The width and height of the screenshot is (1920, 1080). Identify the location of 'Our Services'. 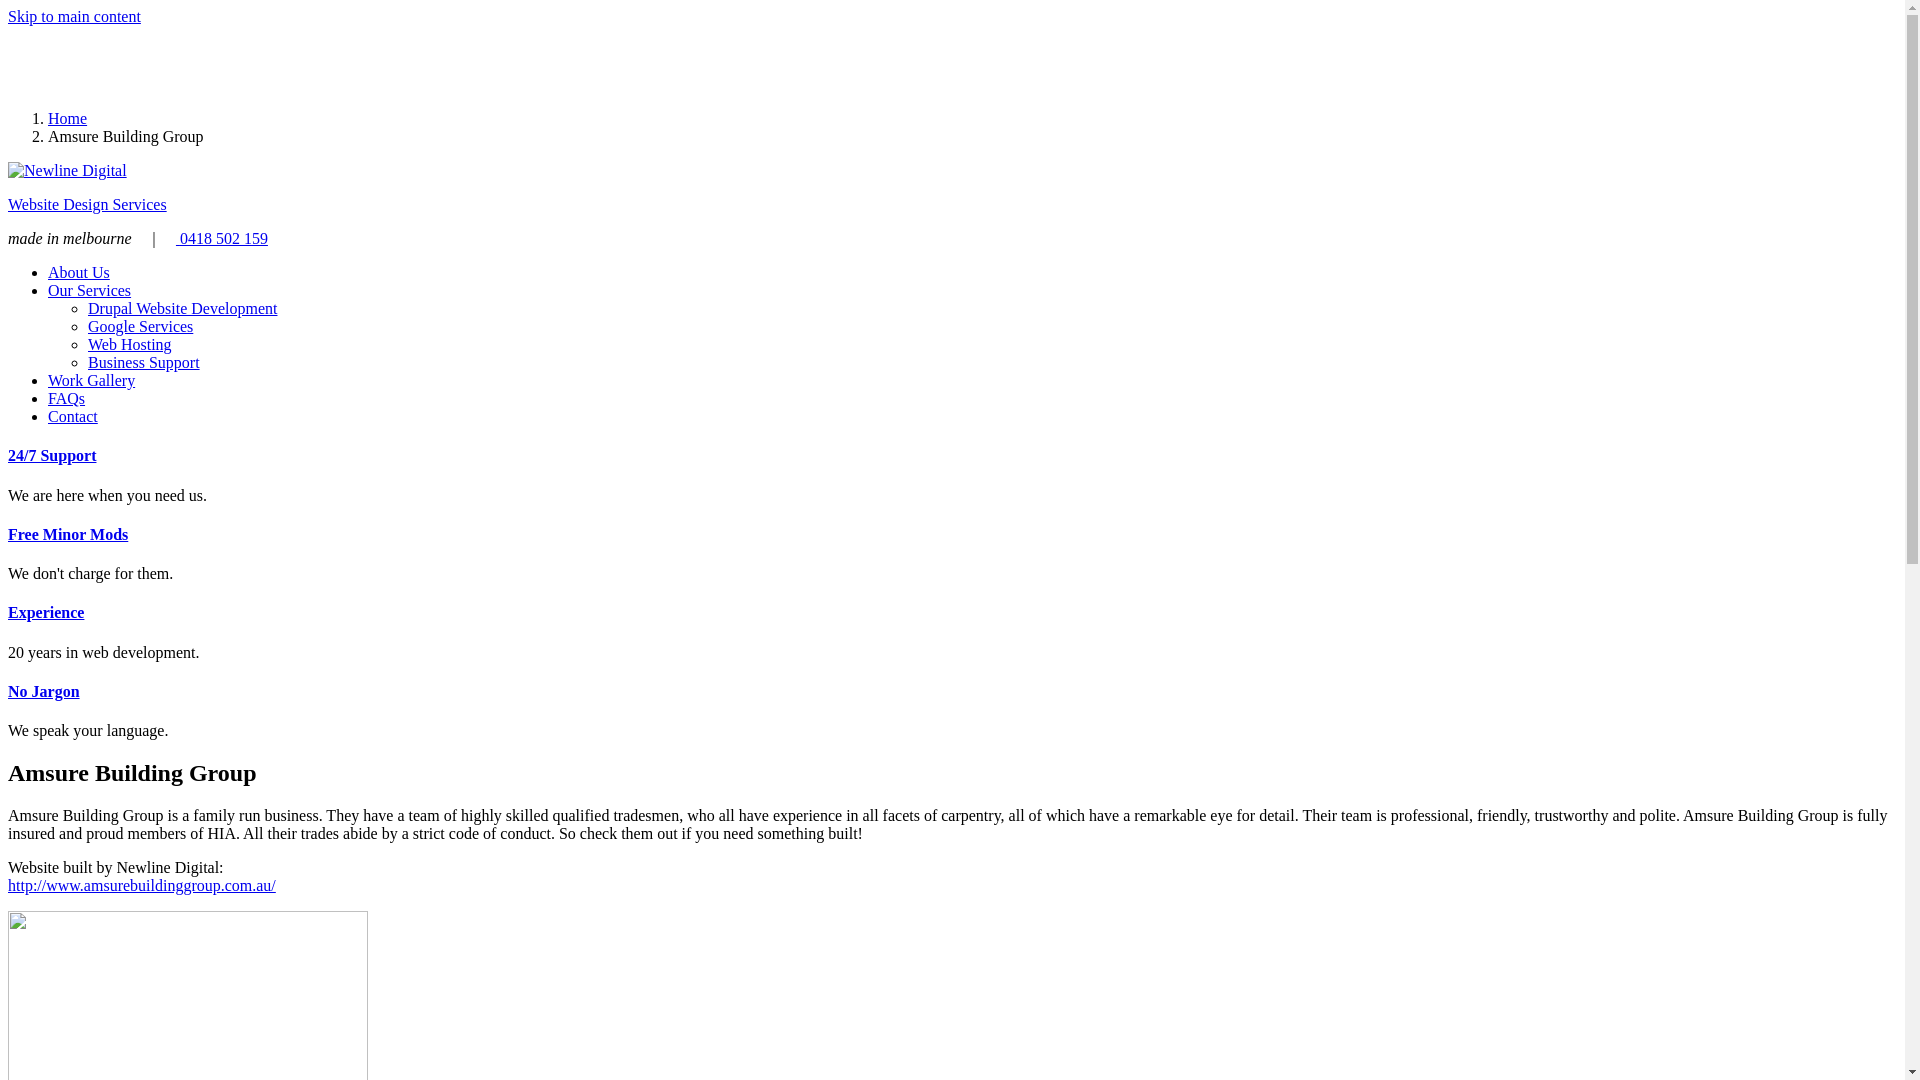
(88, 290).